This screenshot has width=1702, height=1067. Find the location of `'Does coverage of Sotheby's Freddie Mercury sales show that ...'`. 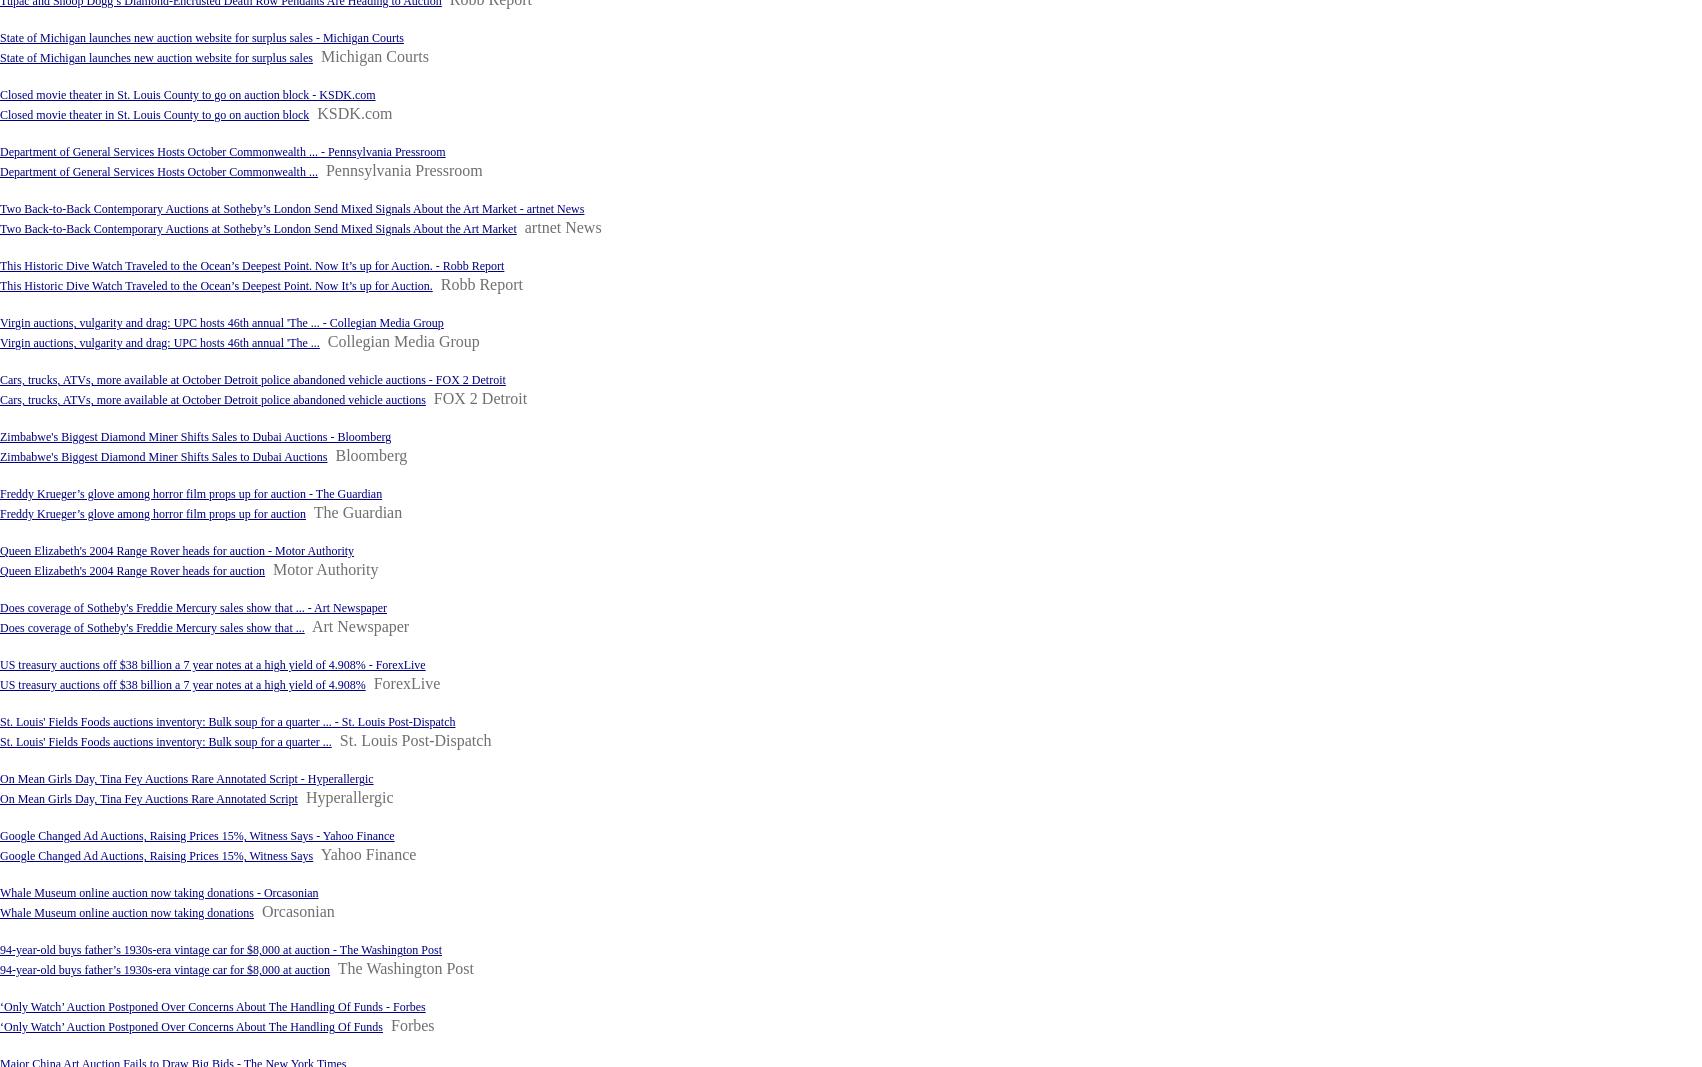

'Does coverage of Sotheby's Freddie Mercury sales show that ...' is located at coordinates (0, 628).